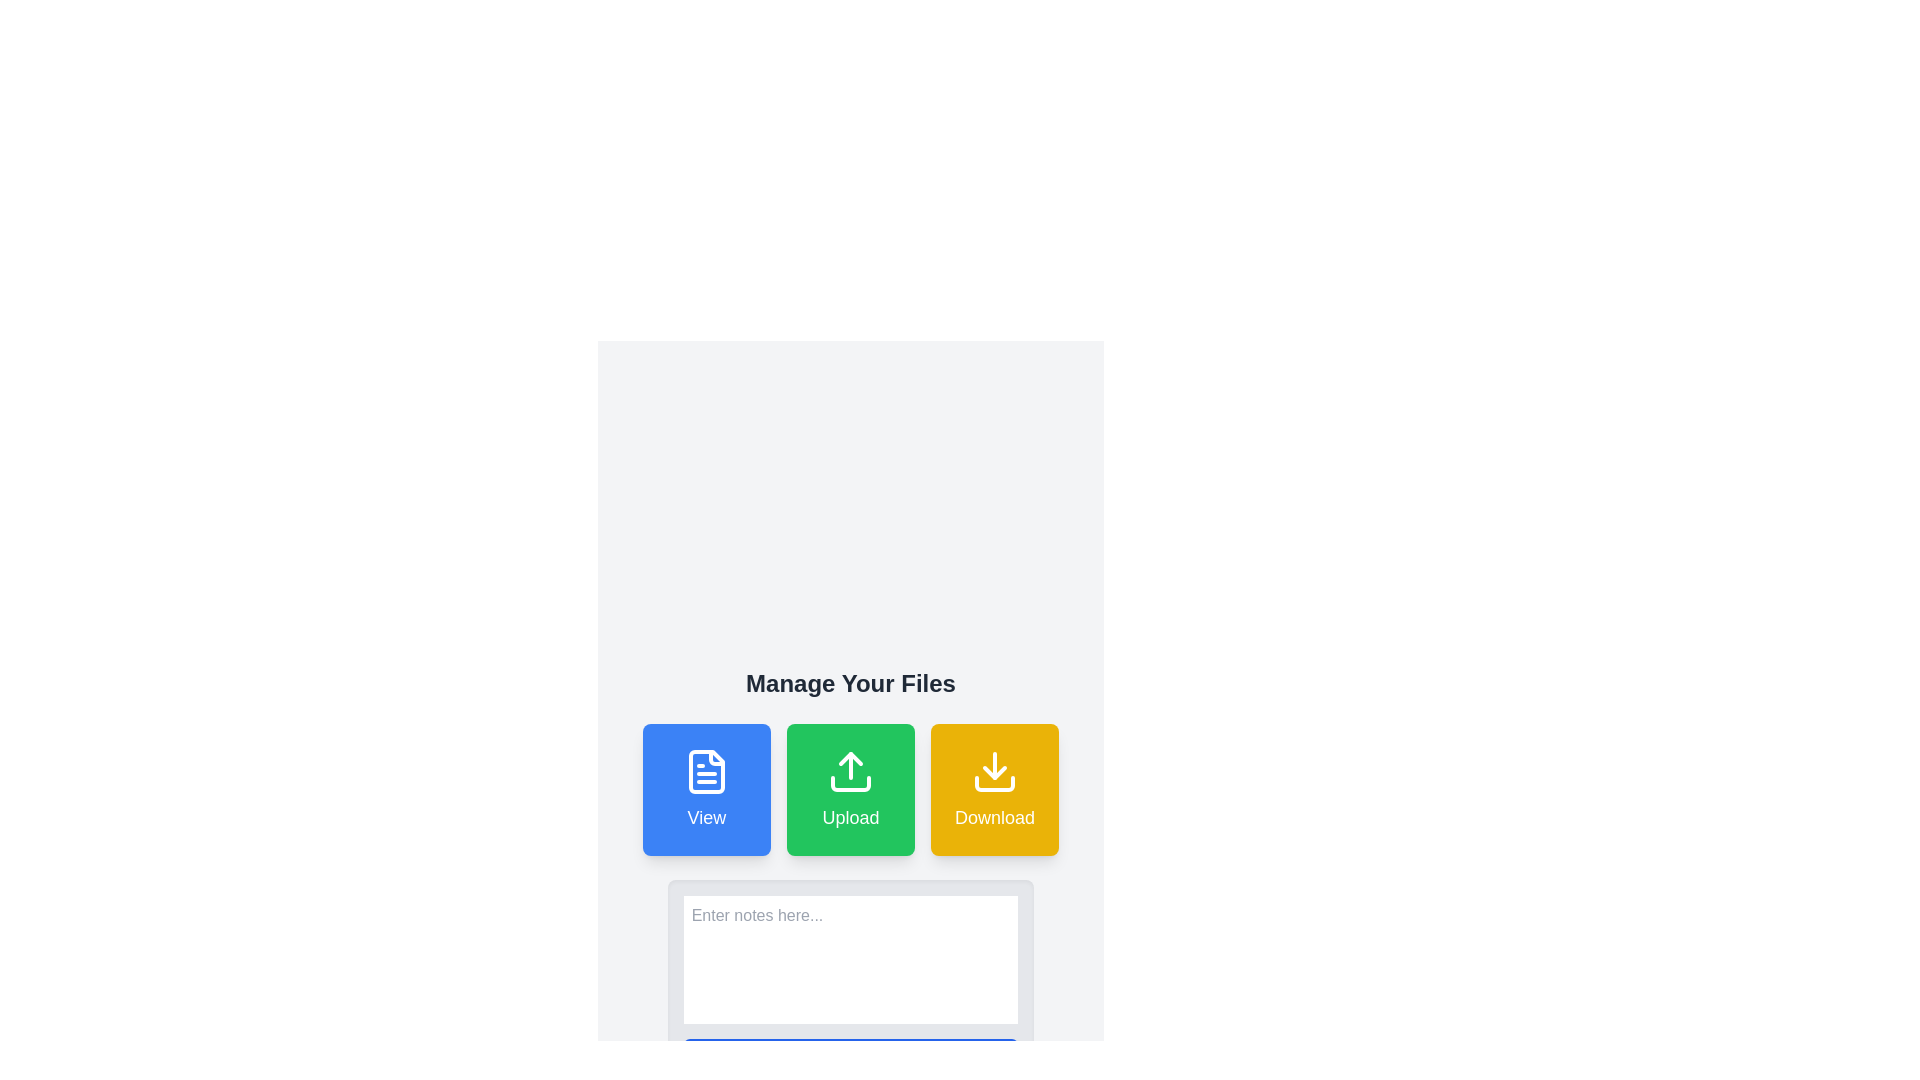 This screenshot has width=1920, height=1080. I want to click on the upload SVG icon located in the green button labeled 'Upload', which is the second button from the left under the 'Manage Your Files' header, so click(850, 770).